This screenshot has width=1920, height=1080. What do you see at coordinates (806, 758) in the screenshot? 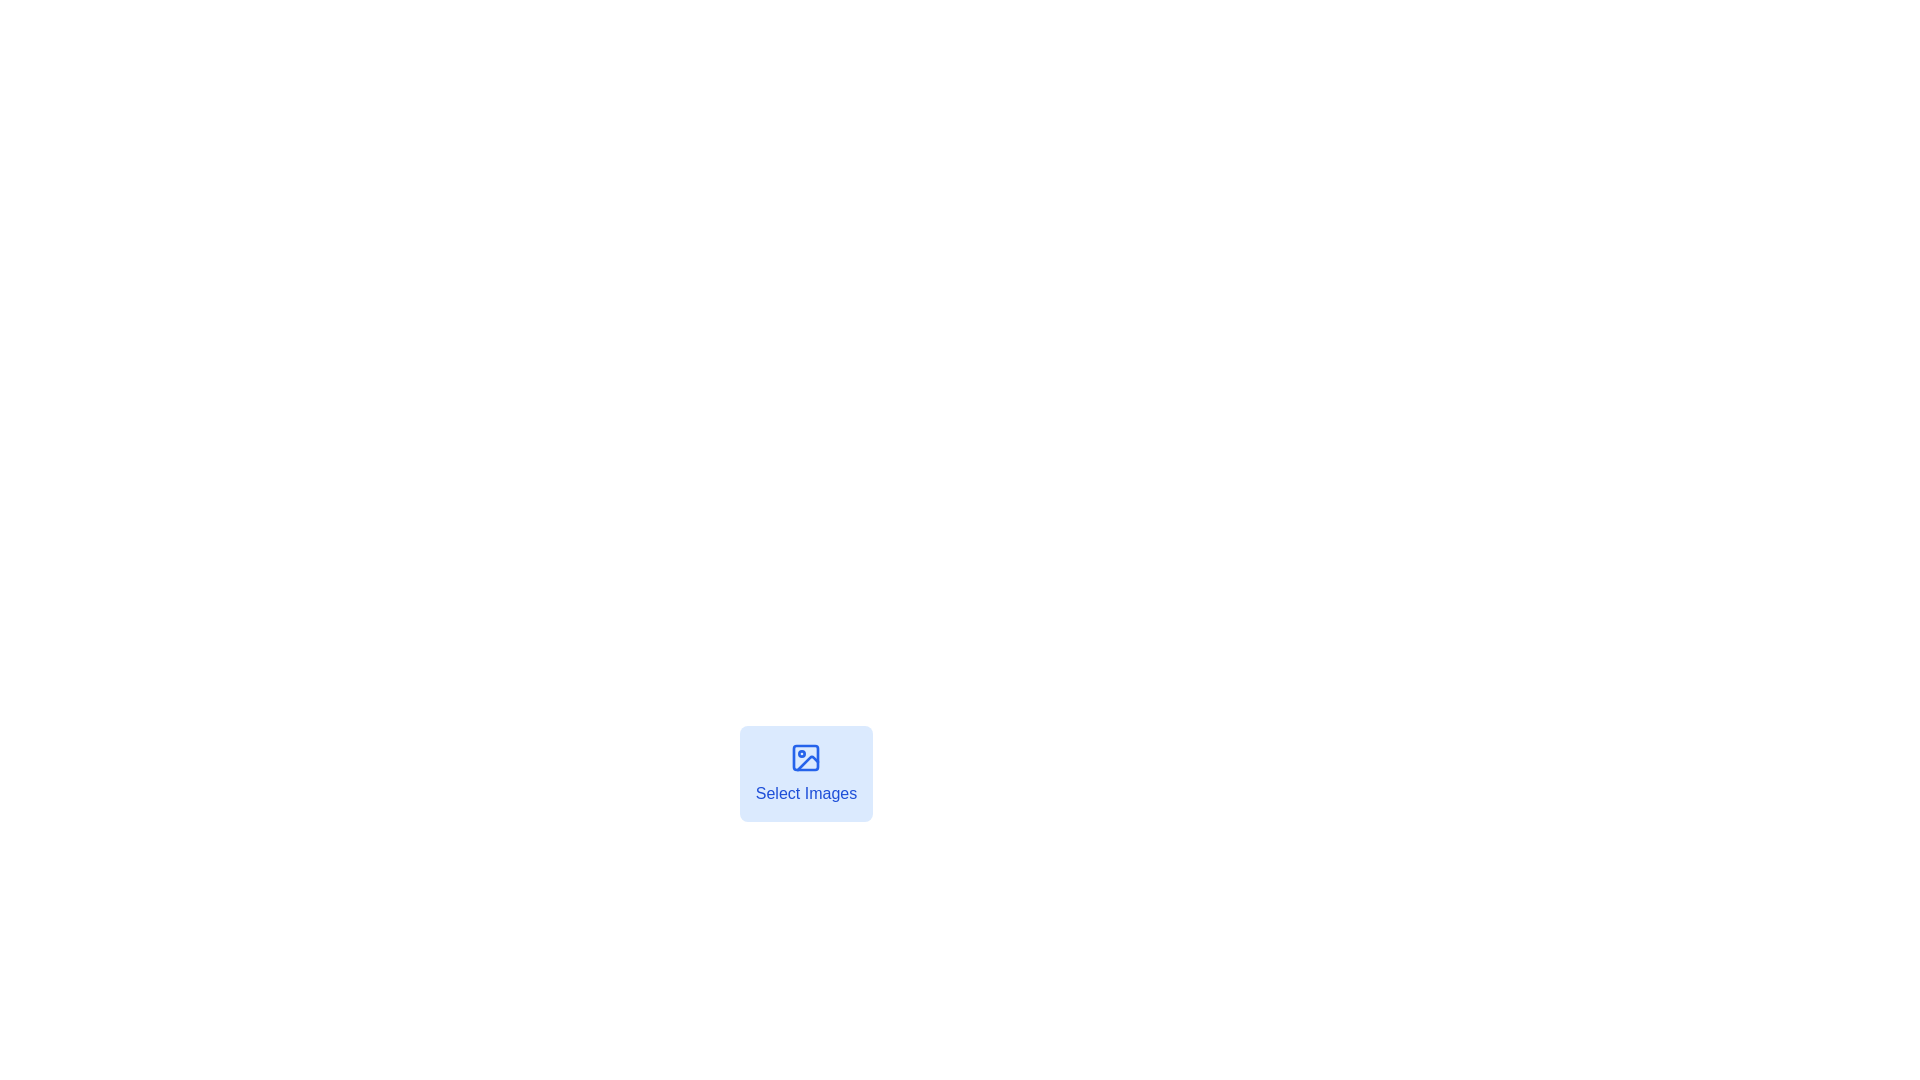
I see `the SVG icon that represents the action of selecting or uploading images, which is centrally located in the light-blue rectangular area above the 'Select Images' label` at bounding box center [806, 758].